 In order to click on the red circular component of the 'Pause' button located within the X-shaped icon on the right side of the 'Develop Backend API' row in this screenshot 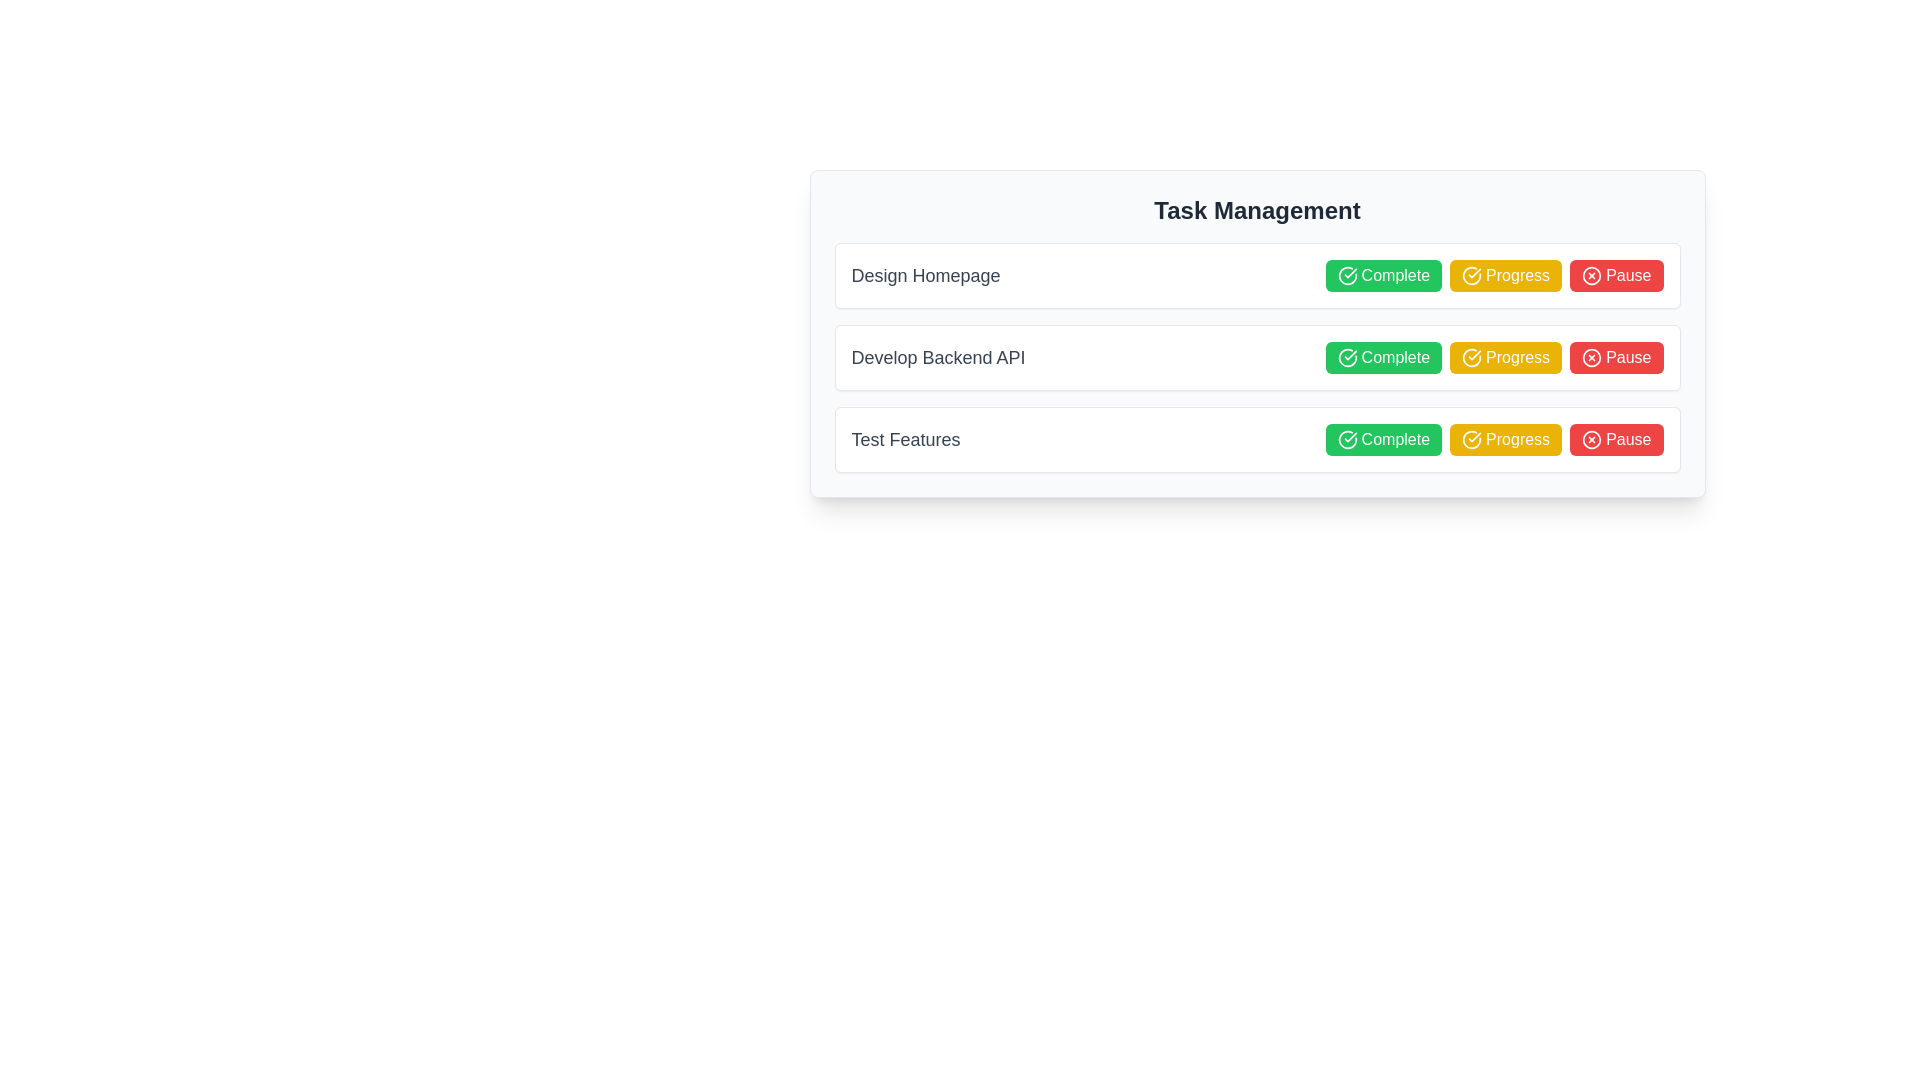, I will do `click(1591, 357)`.